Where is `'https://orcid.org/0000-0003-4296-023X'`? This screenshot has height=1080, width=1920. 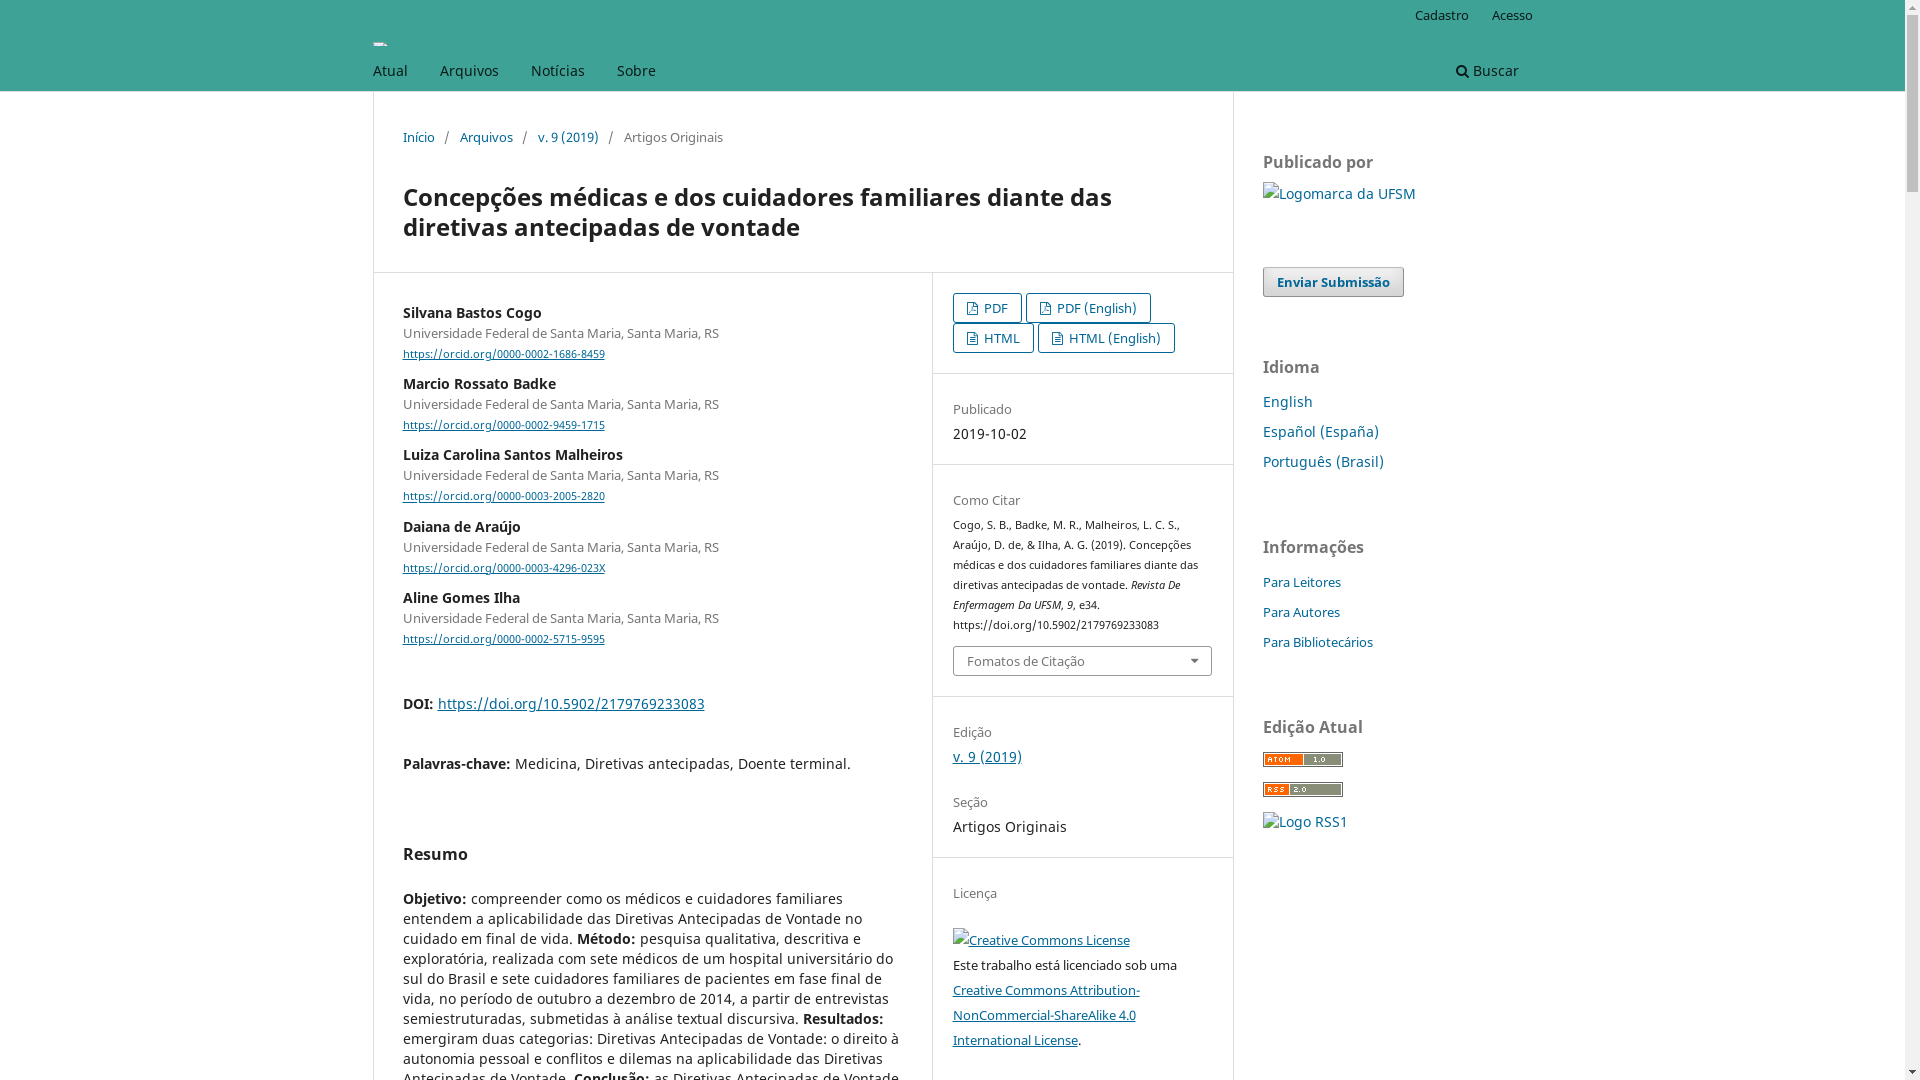 'https://orcid.org/0000-0003-4296-023X' is located at coordinates (503, 567).